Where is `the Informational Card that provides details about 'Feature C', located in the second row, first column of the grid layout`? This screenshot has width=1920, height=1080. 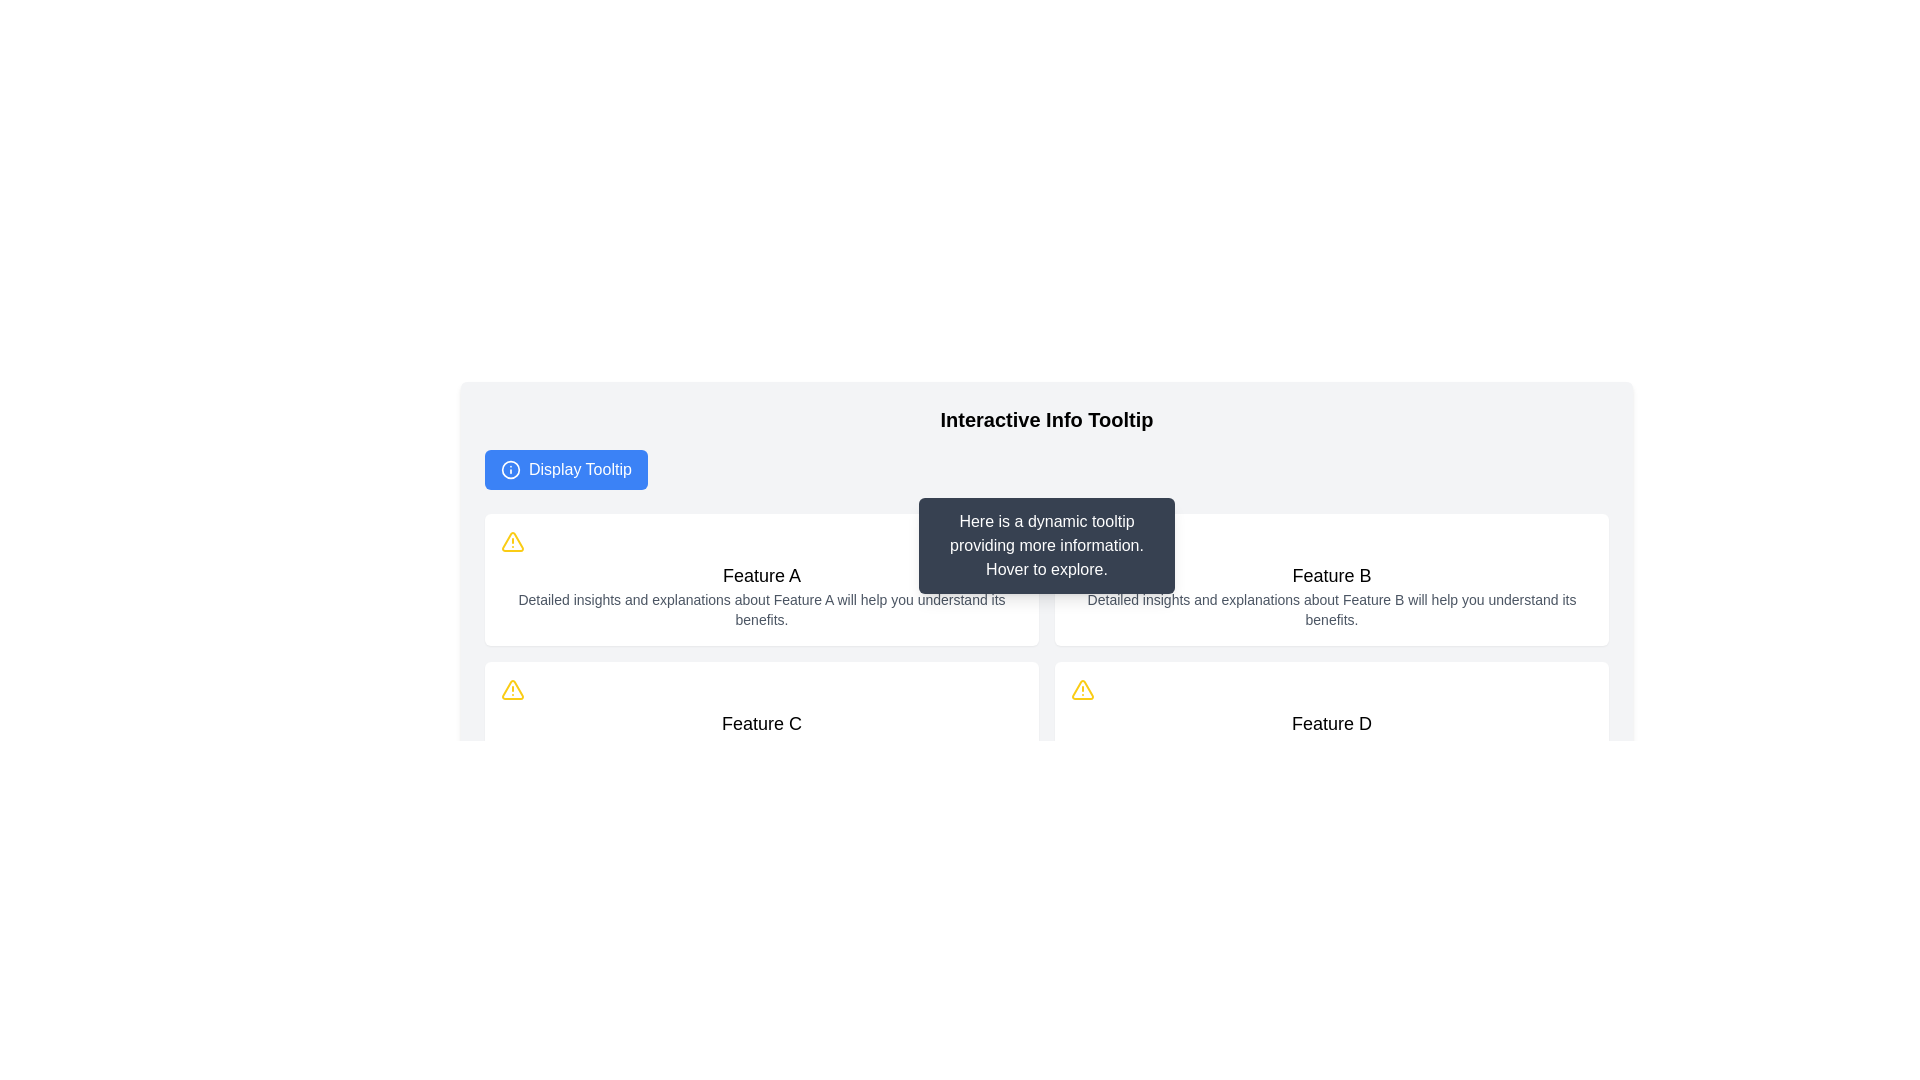 the Informational Card that provides details about 'Feature C', located in the second row, first column of the grid layout is located at coordinates (761, 728).